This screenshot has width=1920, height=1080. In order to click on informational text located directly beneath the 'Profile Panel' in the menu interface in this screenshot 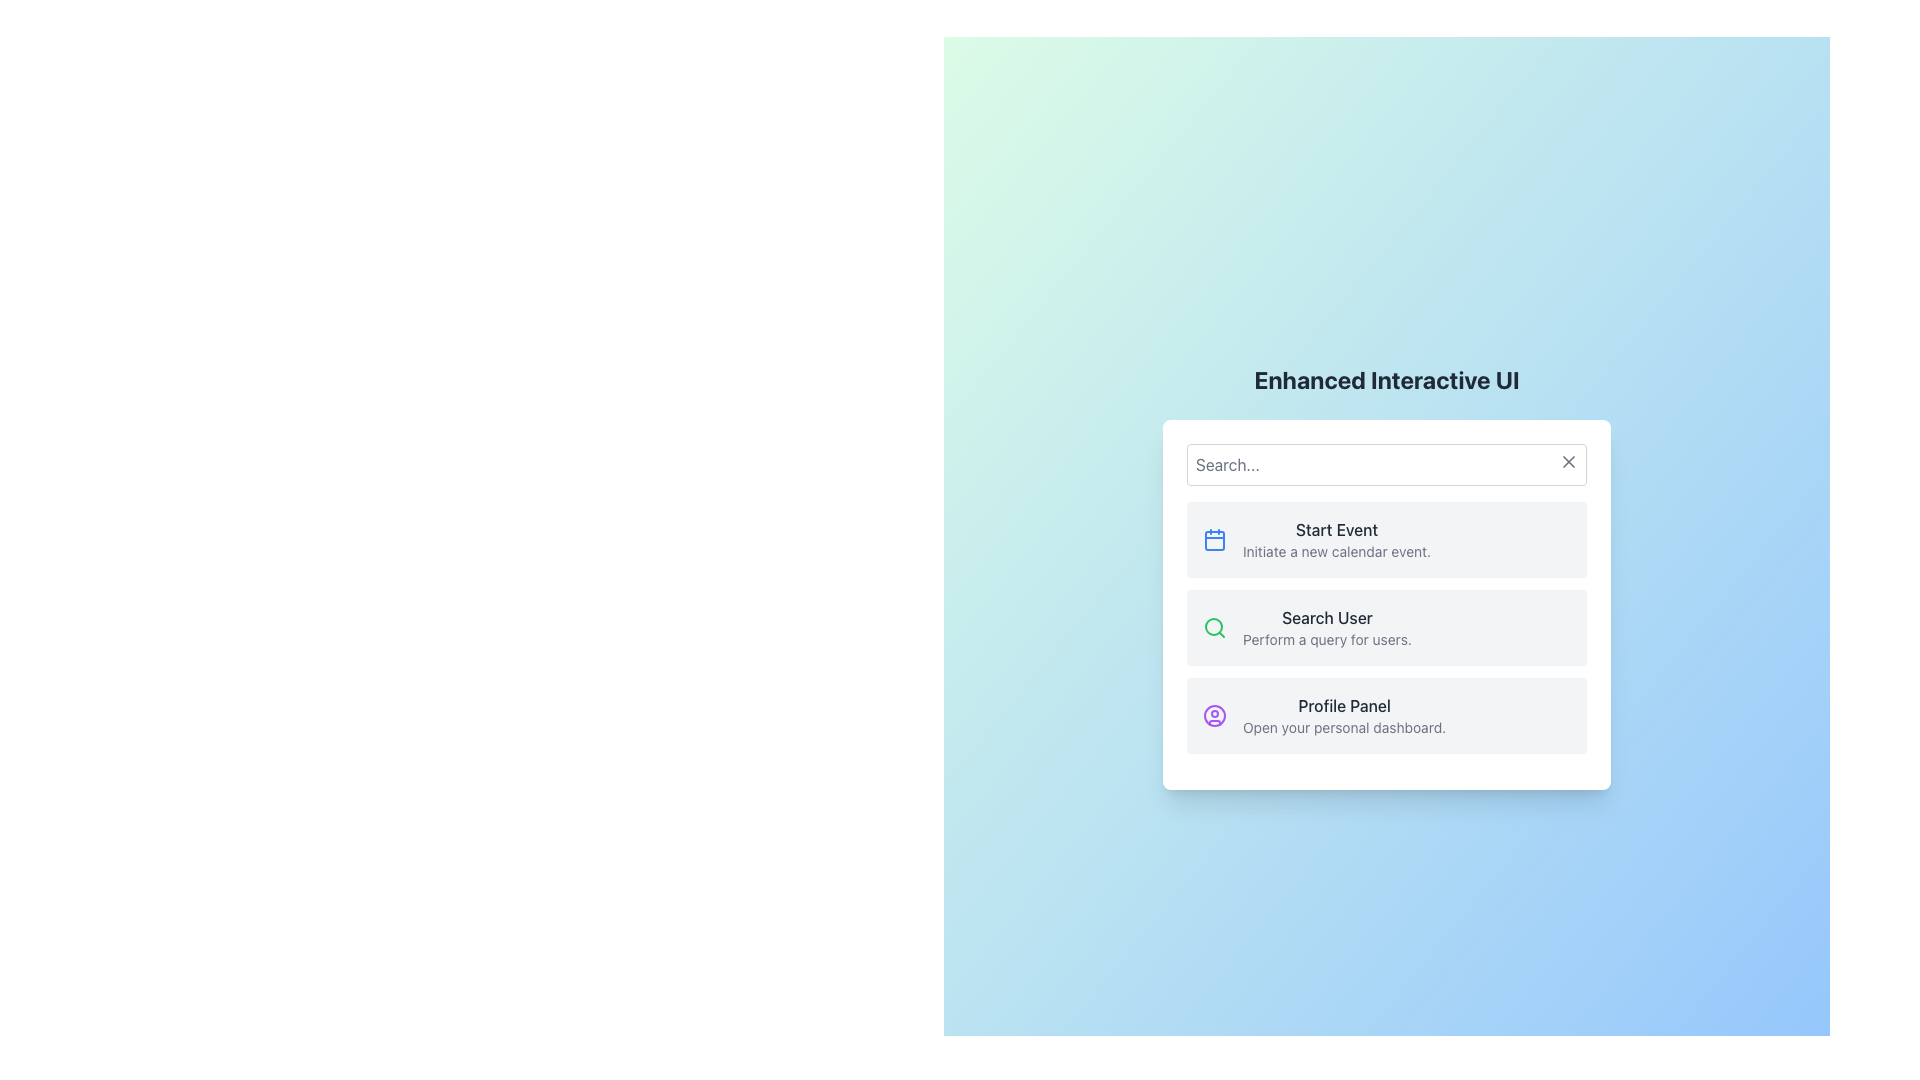, I will do `click(1344, 728)`.